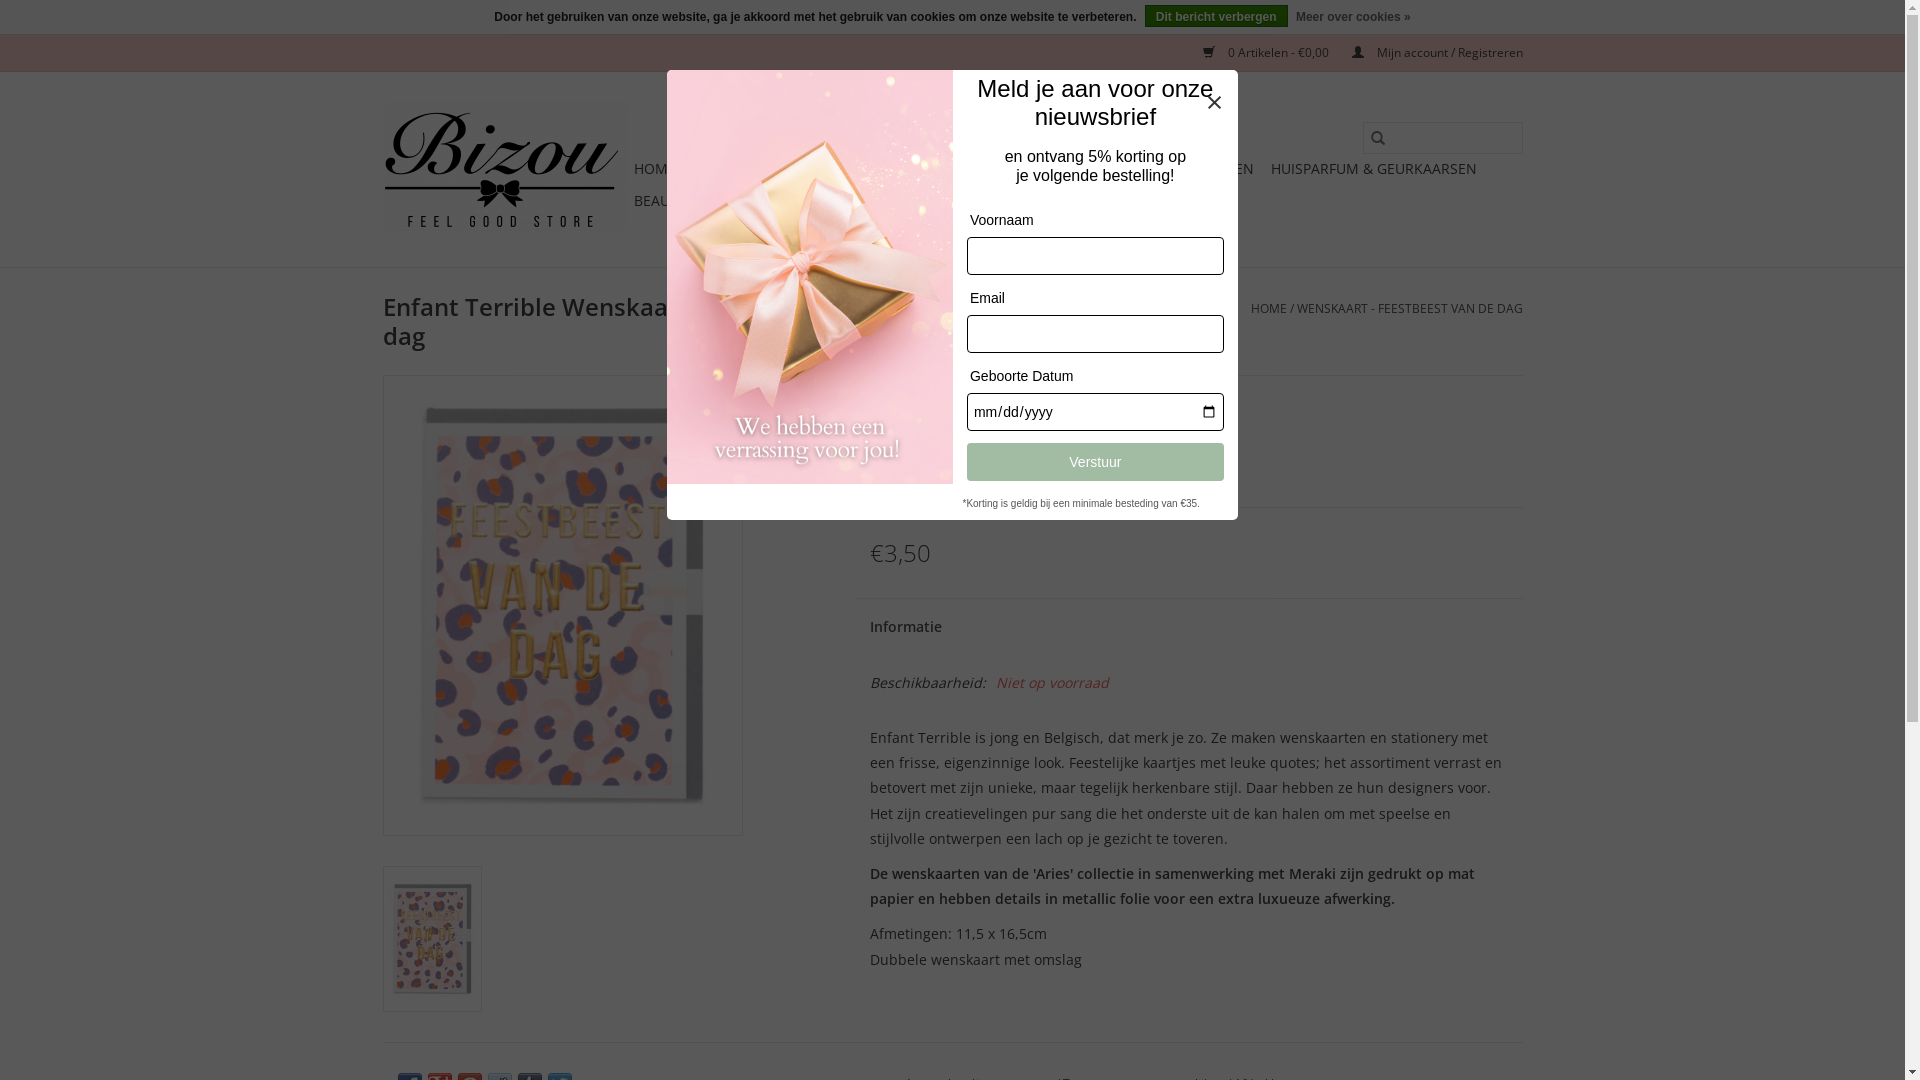 The image size is (1920, 1080). What do you see at coordinates (1145, 15) in the screenshot?
I see `'Dit bericht verbergen'` at bounding box center [1145, 15].